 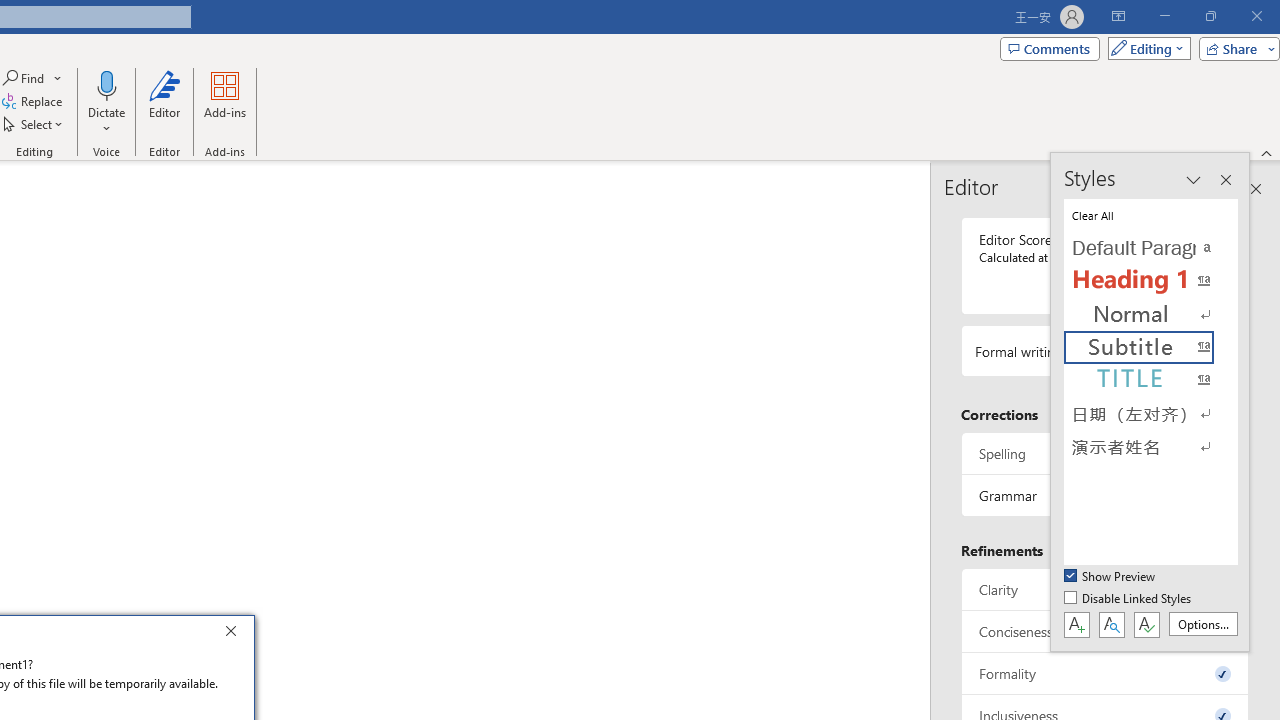 What do you see at coordinates (1110, 577) in the screenshot?
I see `'Show Preview'` at bounding box center [1110, 577].